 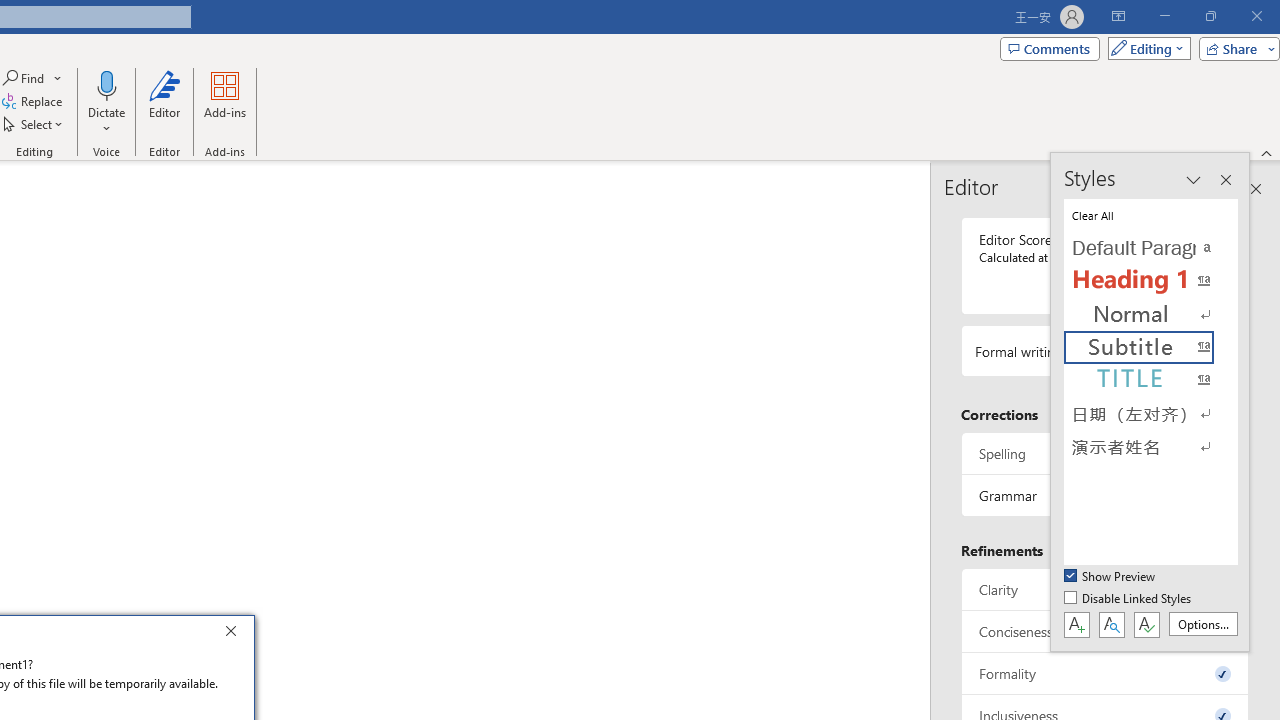 What do you see at coordinates (1110, 577) in the screenshot?
I see `'Show Preview'` at bounding box center [1110, 577].